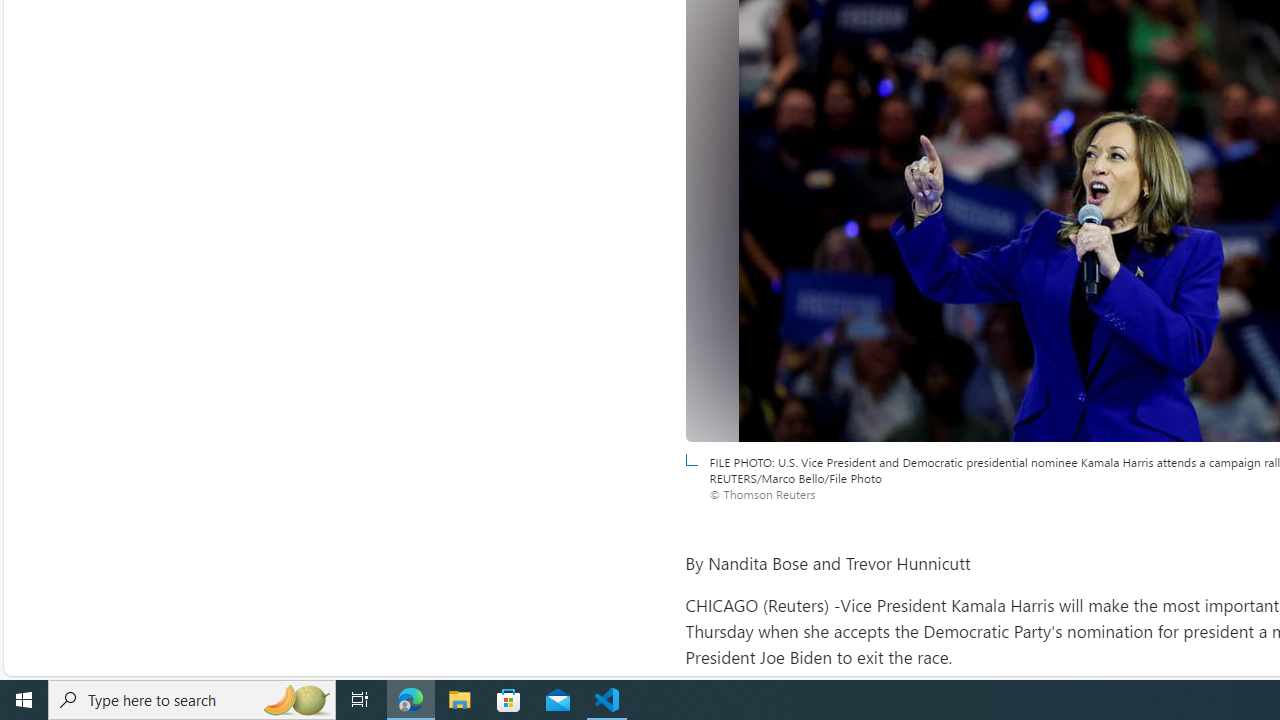 This screenshot has height=720, width=1280. What do you see at coordinates (459, 698) in the screenshot?
I see `'File Explorer'` at bounding box center [459, 698].